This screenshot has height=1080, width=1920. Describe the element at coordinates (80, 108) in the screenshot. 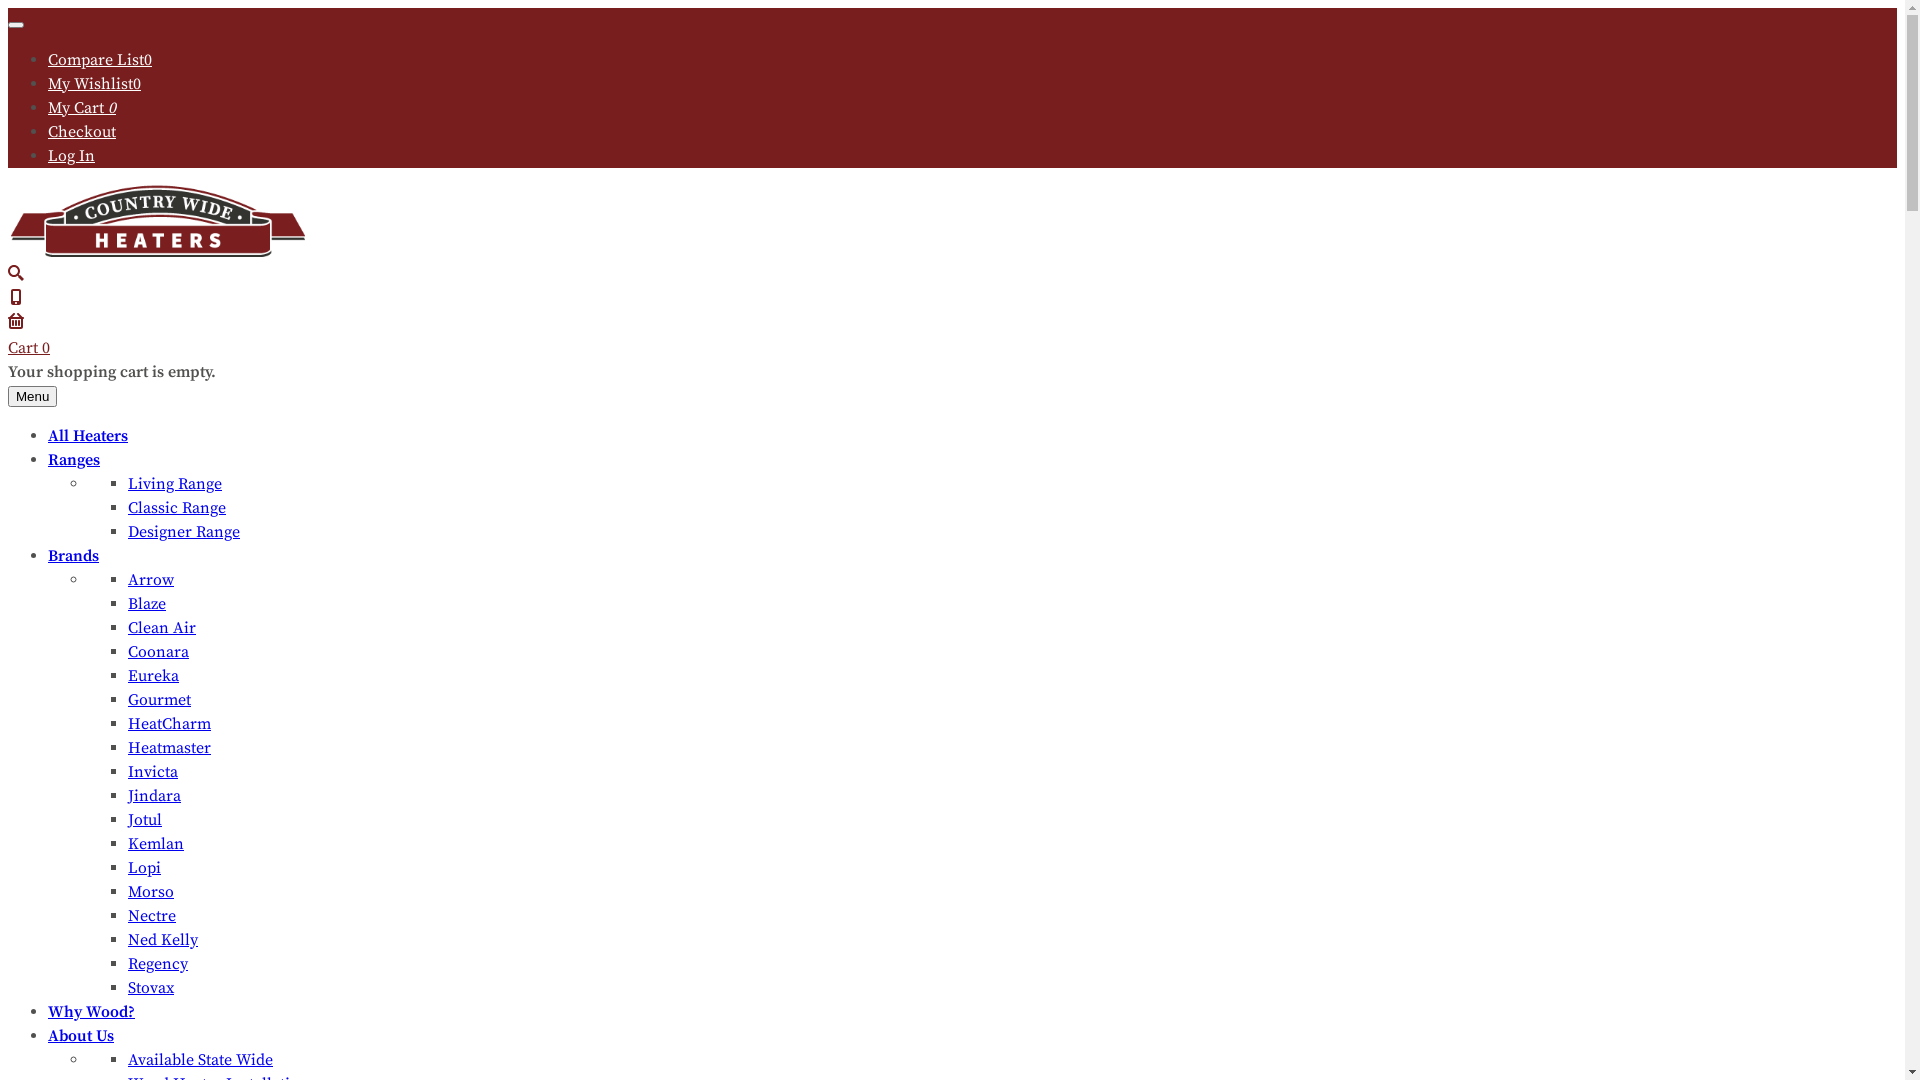

I see `'My Cart 0'` at that location.